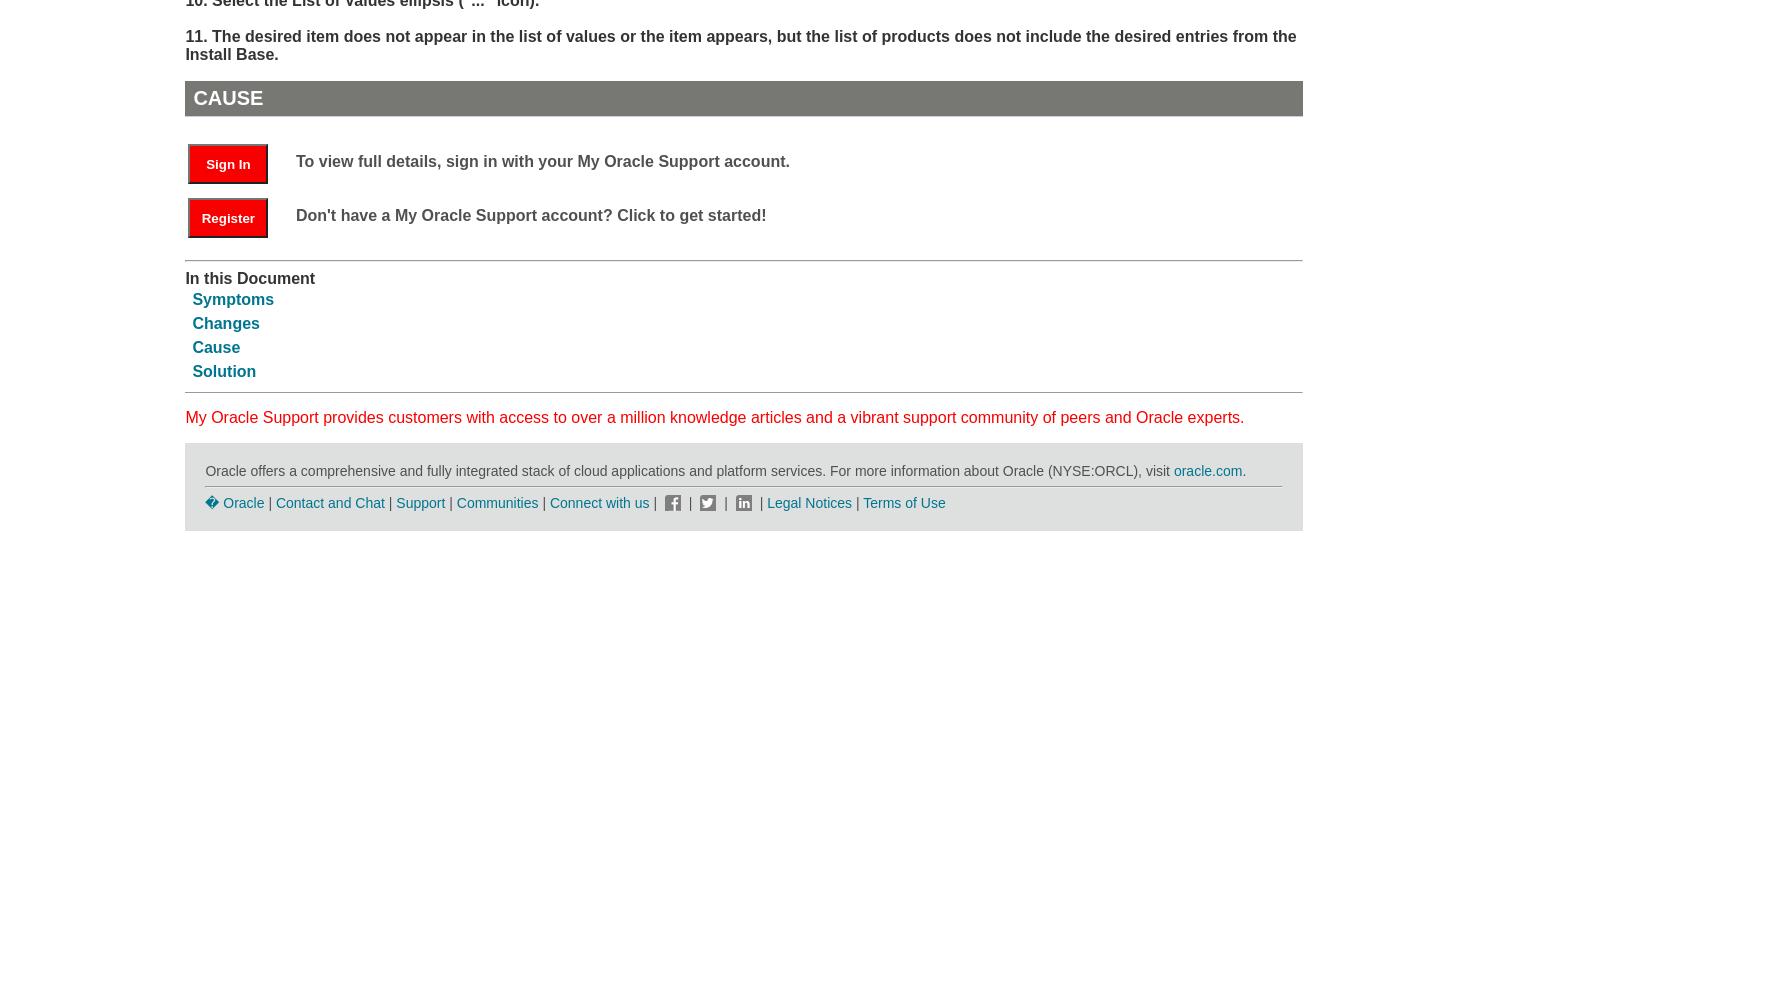 This screenshot has width=1790, height=1000. I want to click on 'Don't have a My Oracle Support account?  Click to get started!', so click(529, 213).